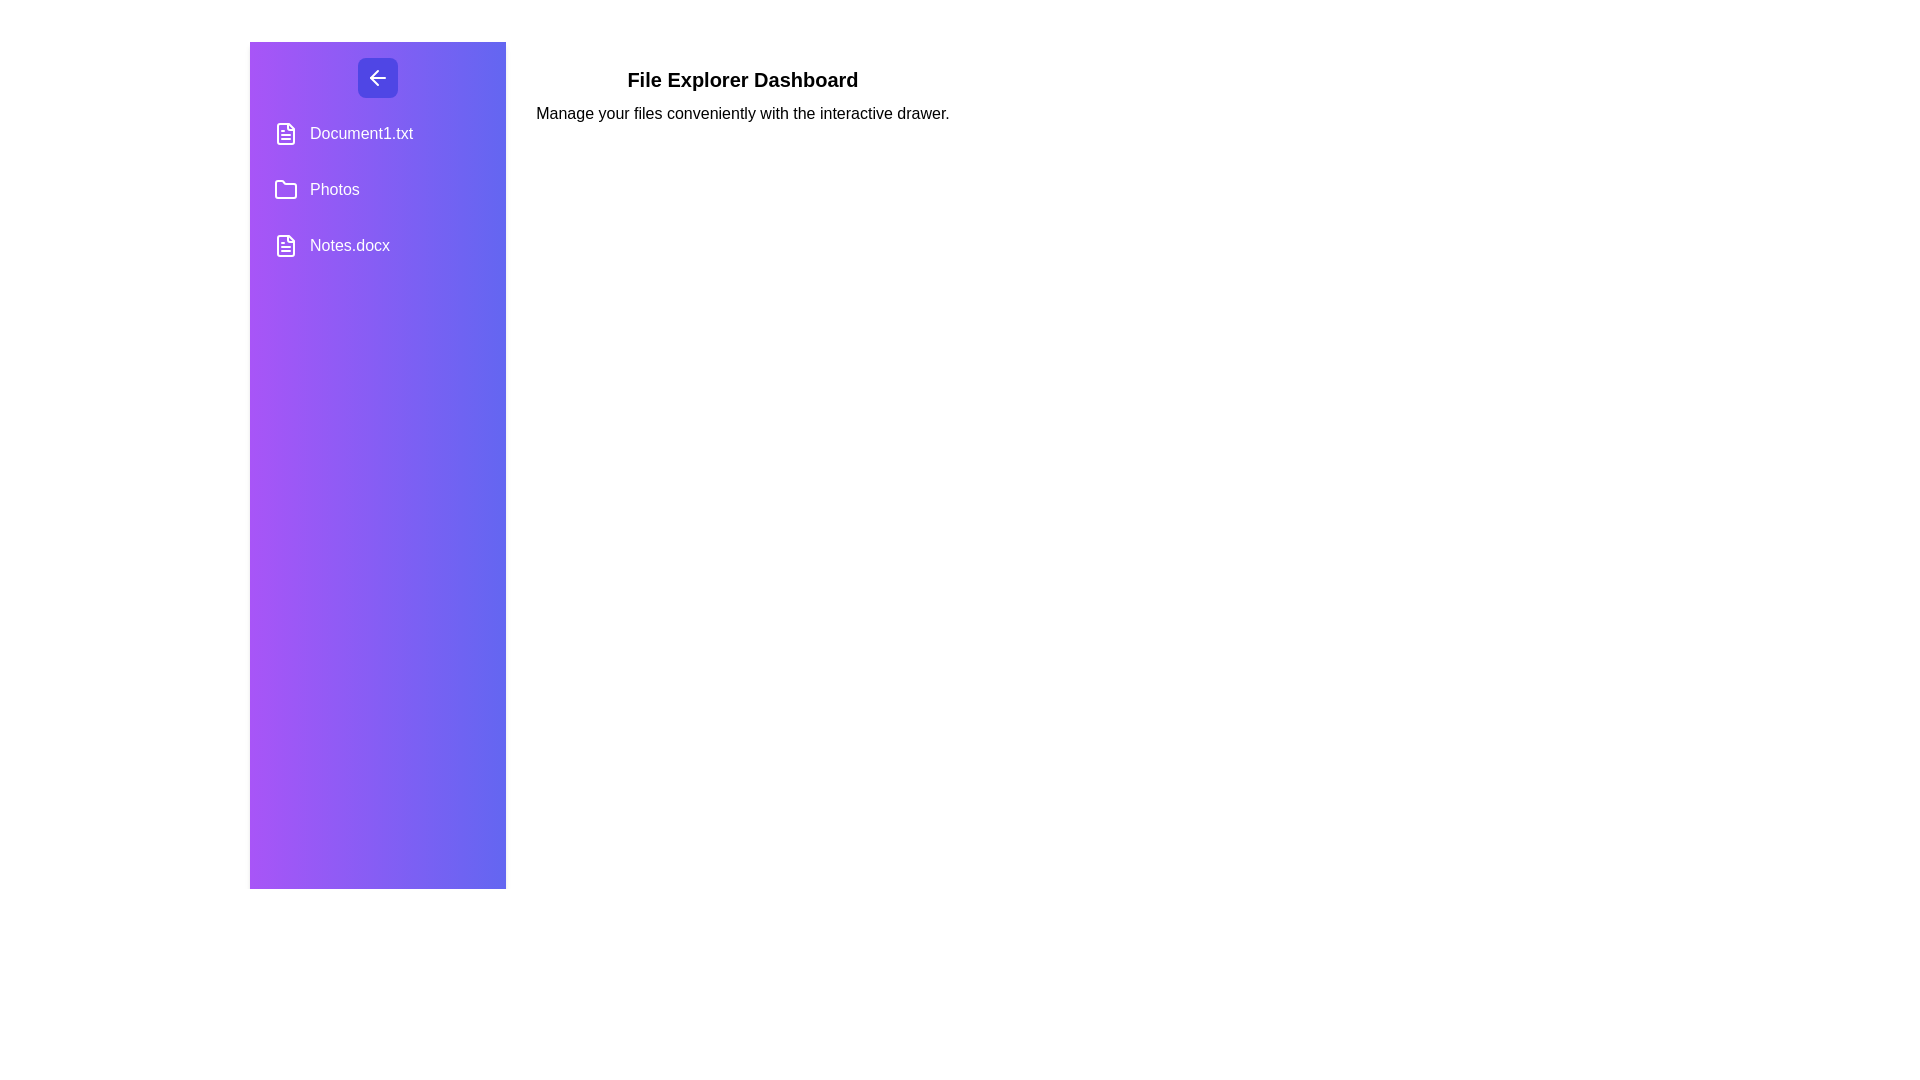 The height and width of the screenshot is (1080, 1920). What do you see at coordinates (378, 245) in the screenshot?
I see `the file or folder named Notes.docx` at bounding box center [378, 245].